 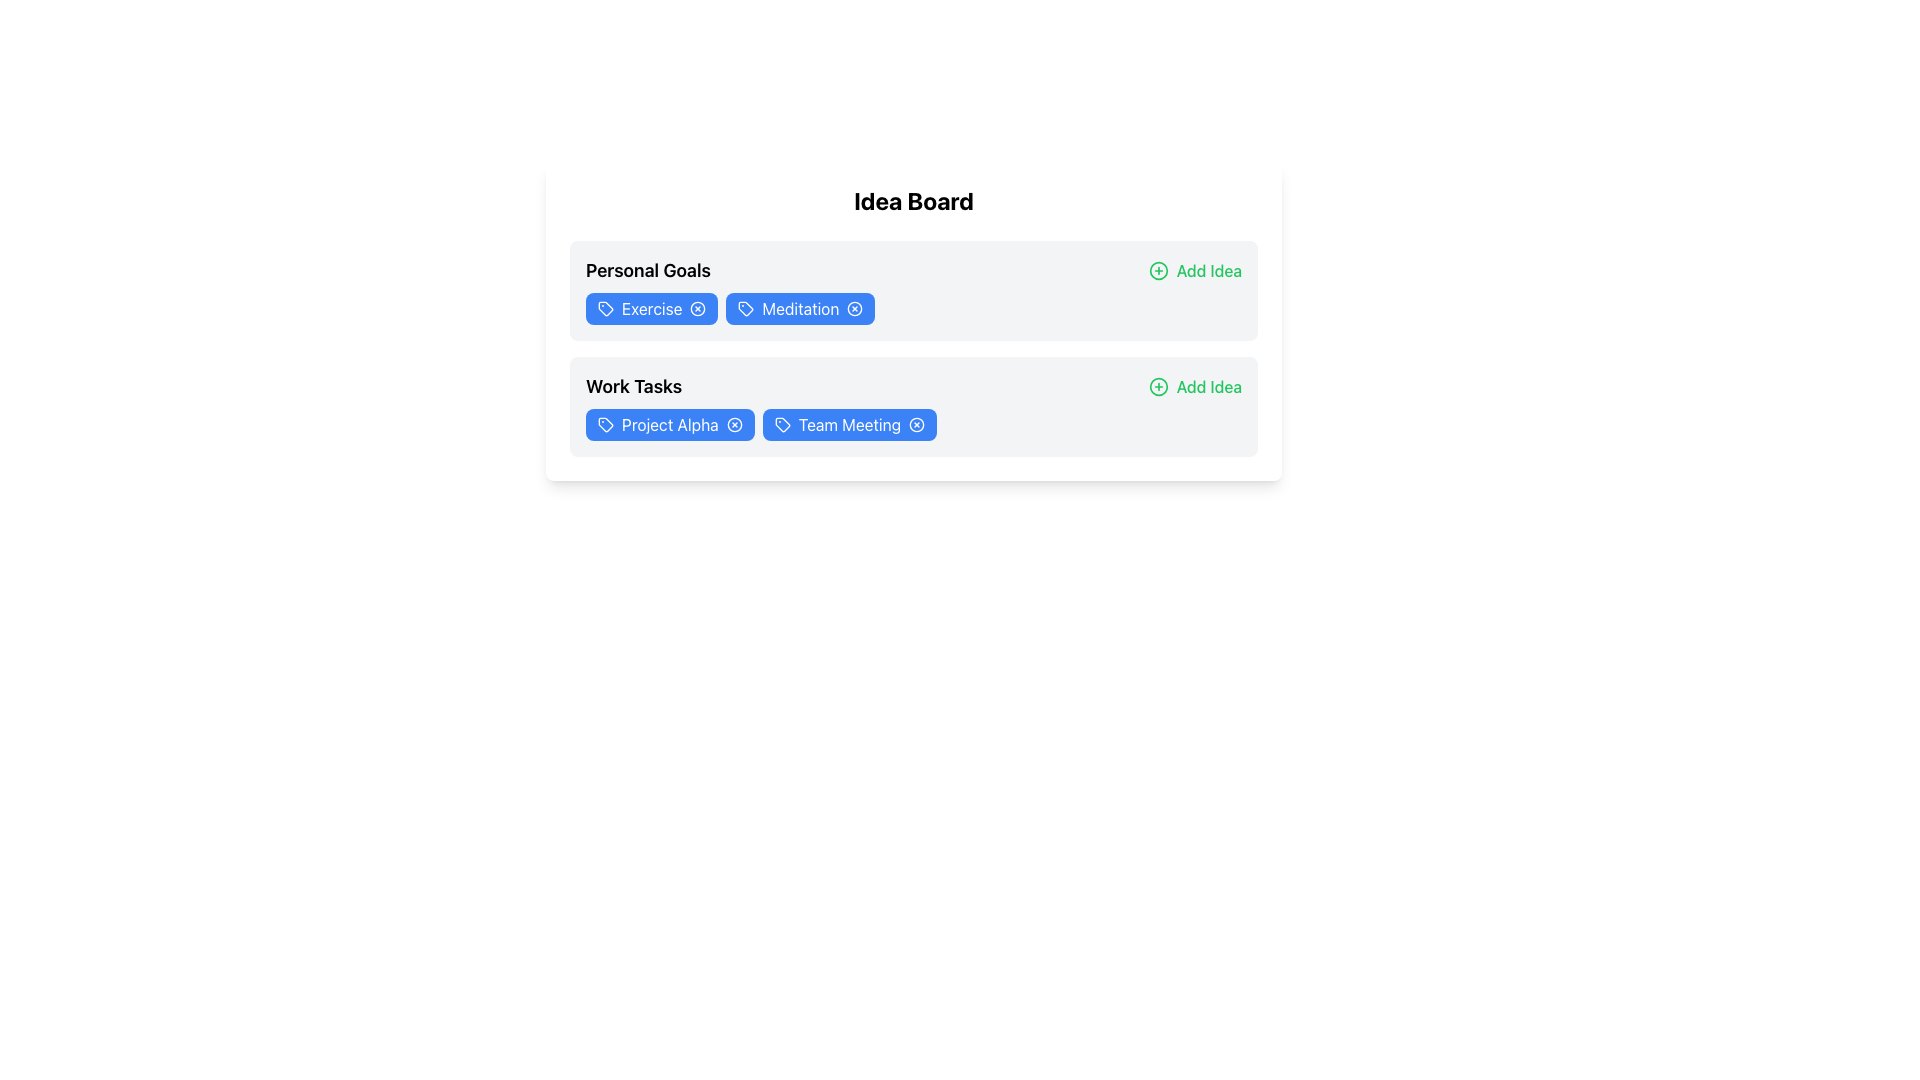 What do you see at coordinates (781, 423) in the screenshot?
I see `the decorative tag icon associated with the 'Team Meeting' text located below the 'Personal Goals' section and to the left of 'Team Meeting'` at bounding box center [781, 423].